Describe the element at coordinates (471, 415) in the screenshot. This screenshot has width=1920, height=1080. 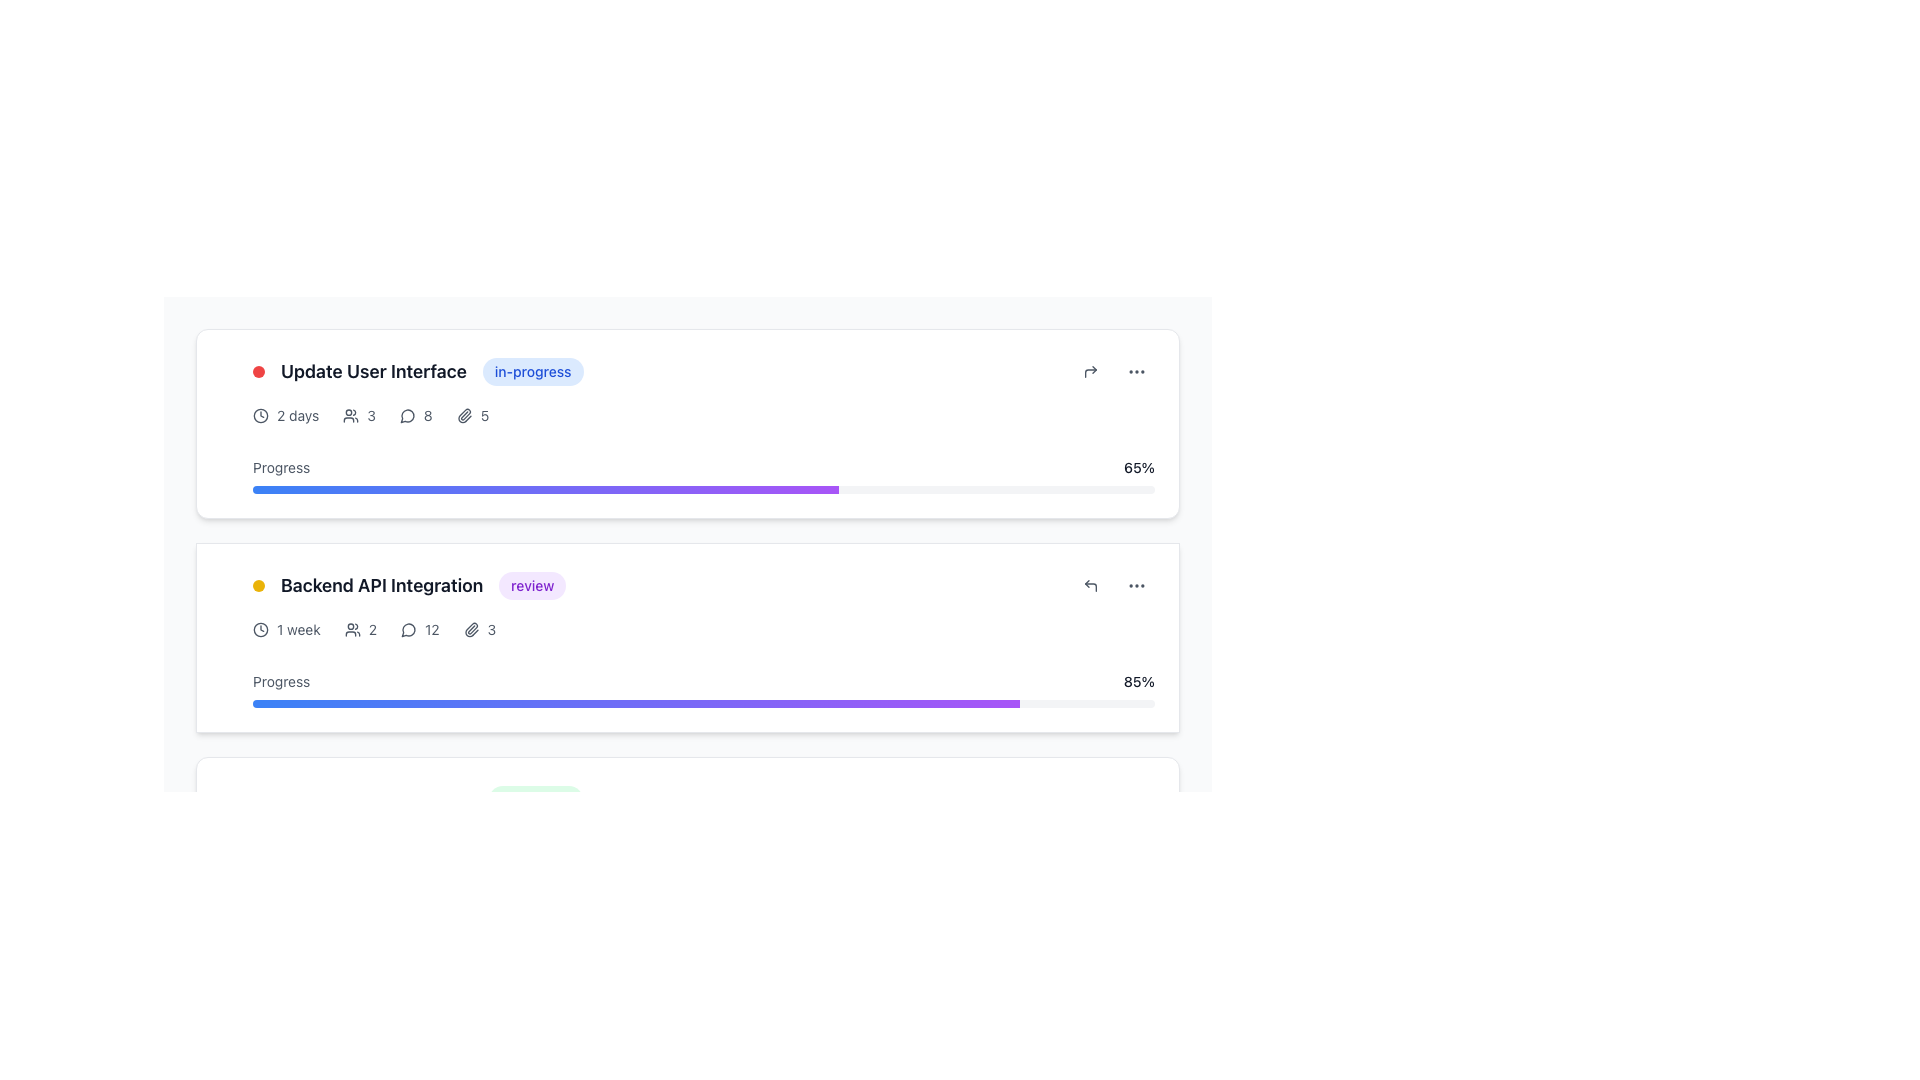
I see `the number indicating the count of attached files represented by a paperclip icon, located at the far right of the sequence in the first card, just before the progress bar` at that location.